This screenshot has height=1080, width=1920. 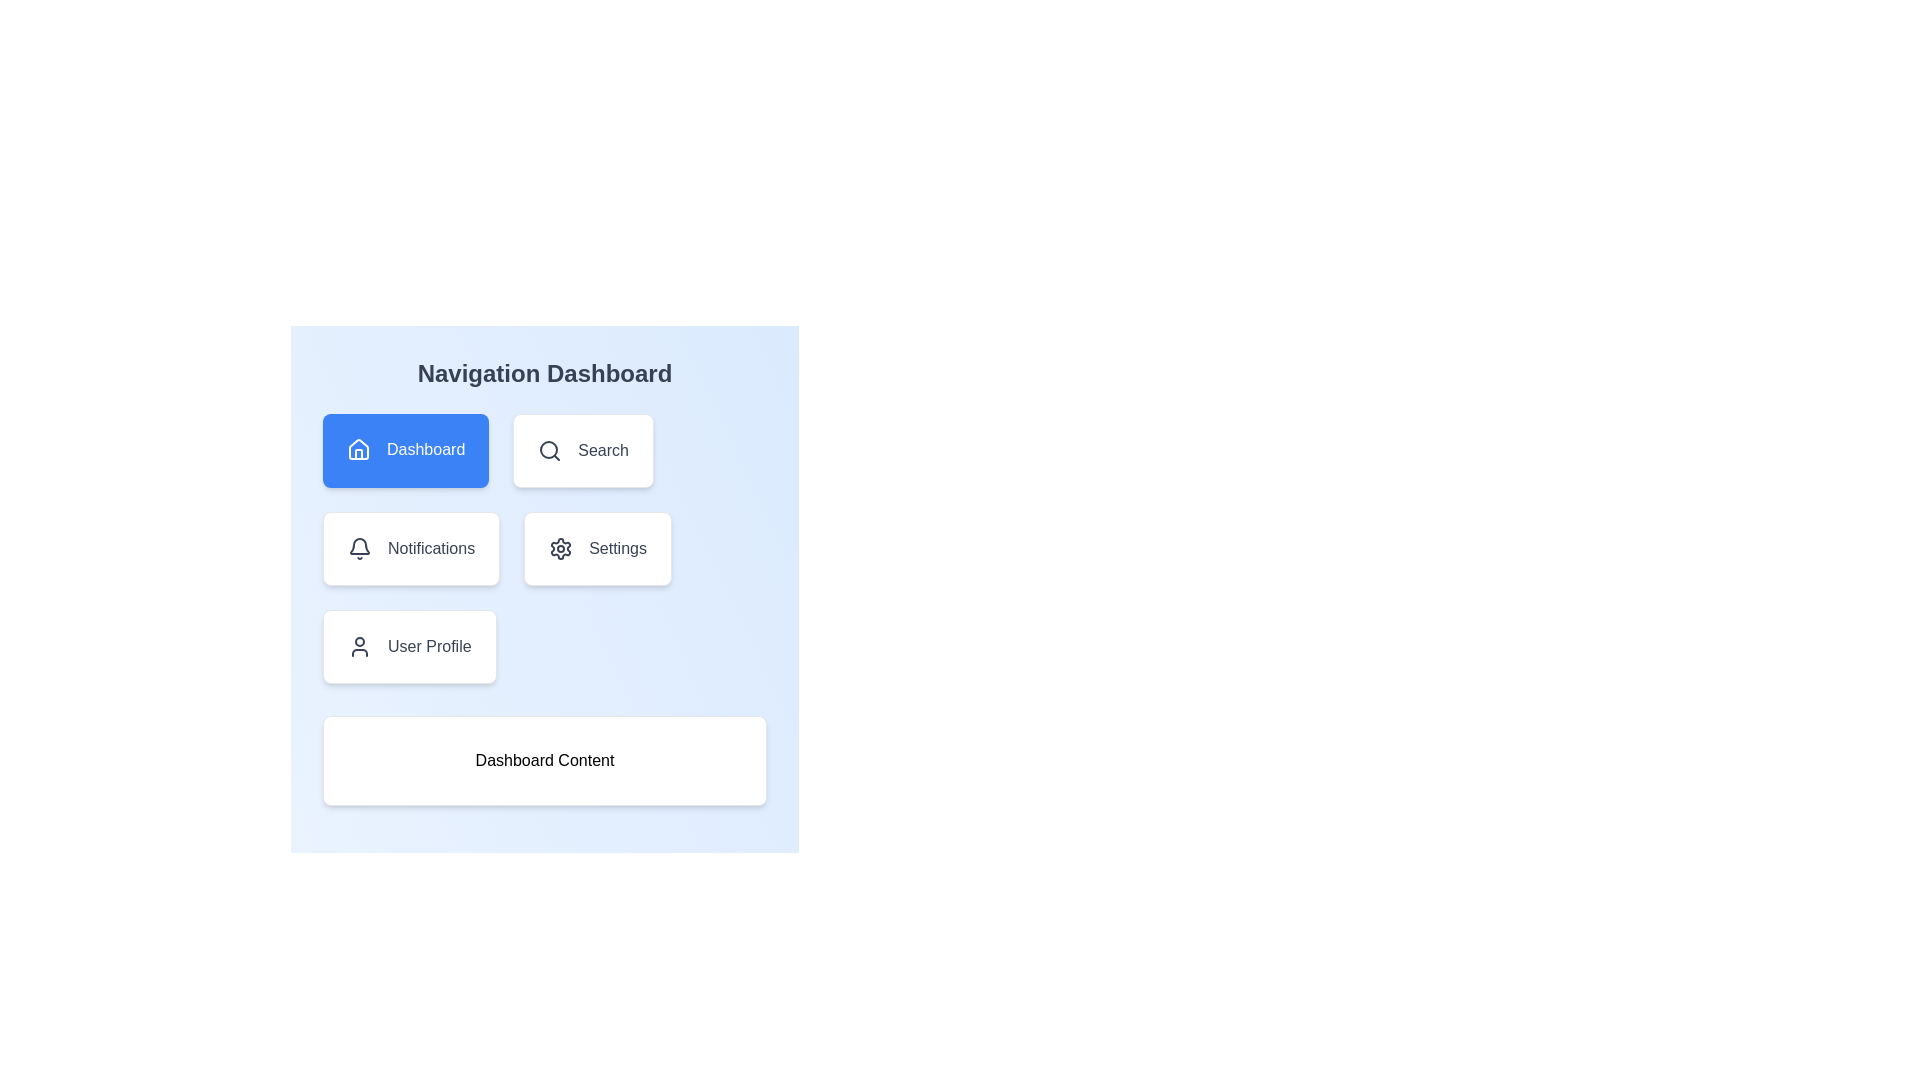 What do you see at coordinates (582, 451) in the screenshot?
I see `the 'Search' button, which features a magnifying glass icon and is located to the right of the 'Dashboard' button in the top row of the main menu` at bounding box center [582, 451].